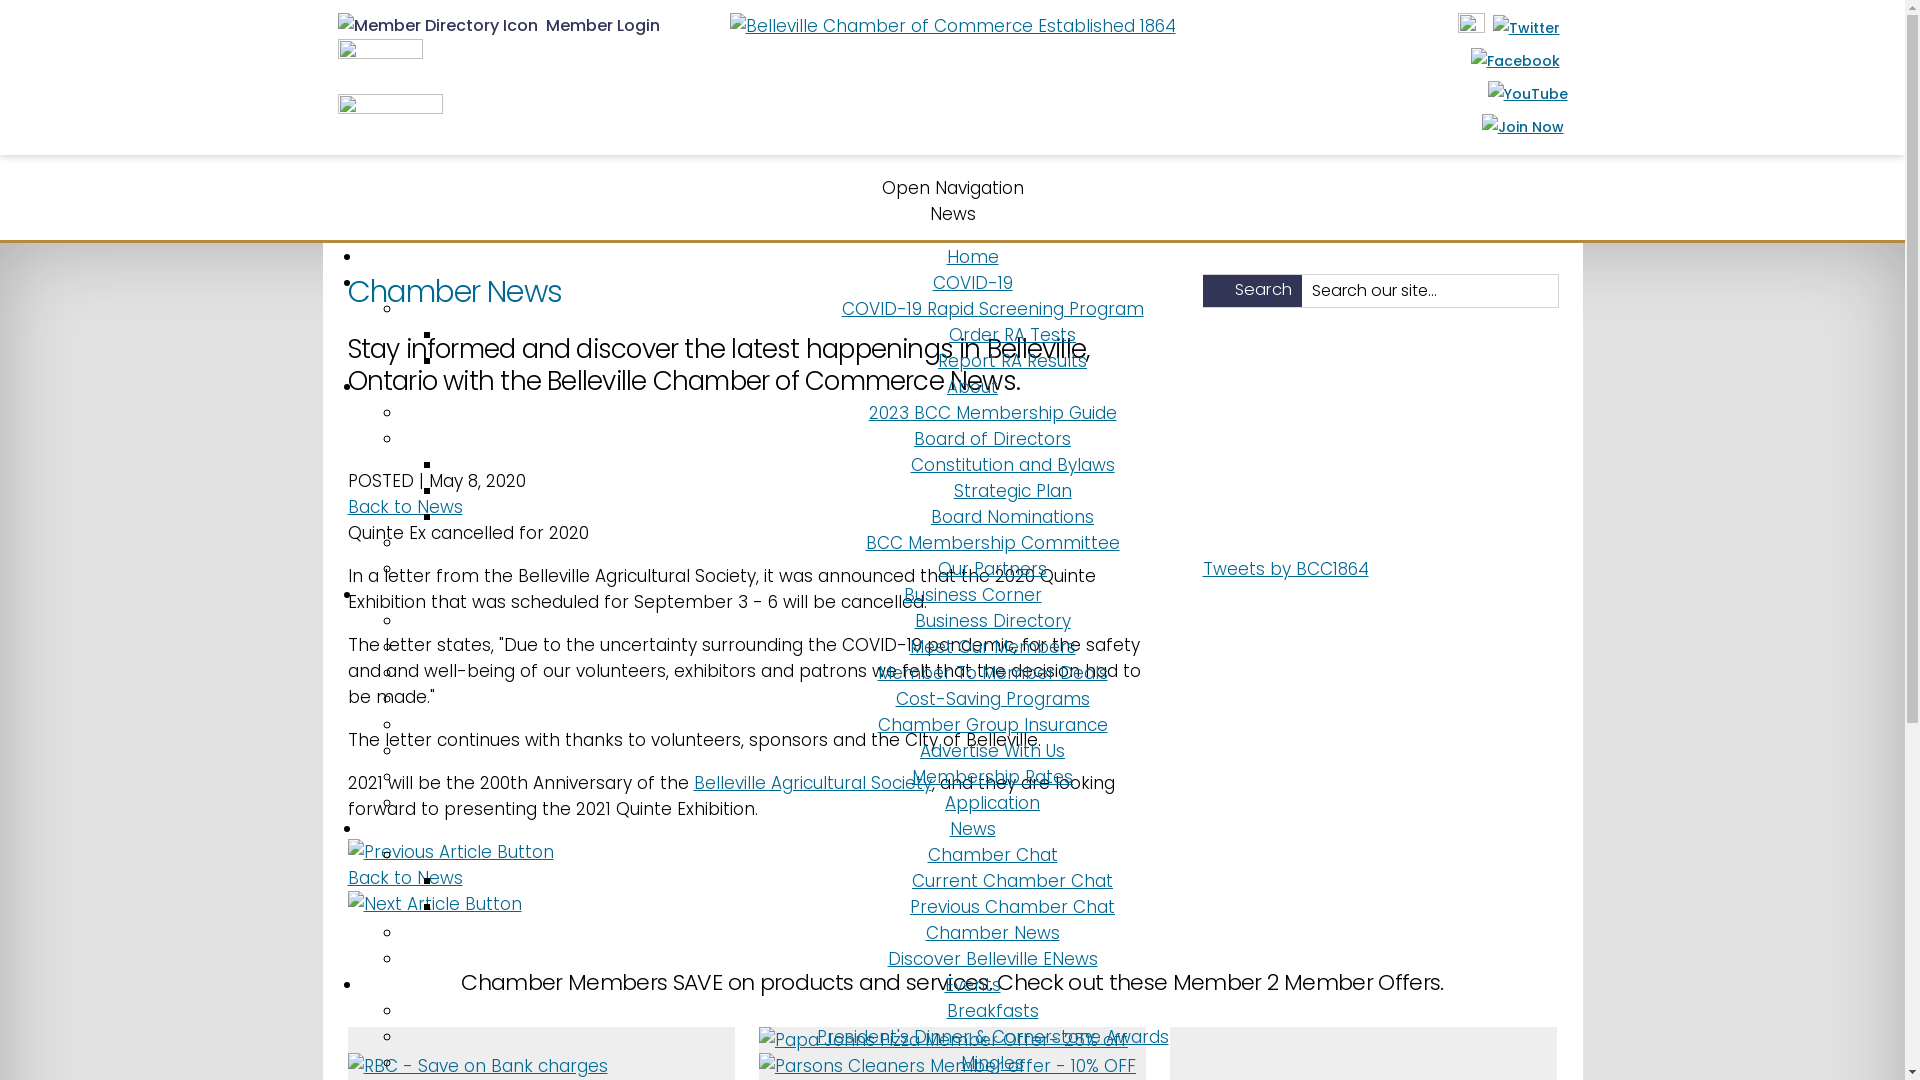 The width and height of the screenshot is (1920, 1080). I want to click on 'Parsons Cleaners Member offer - 10% OFF', so click(946, 1064).